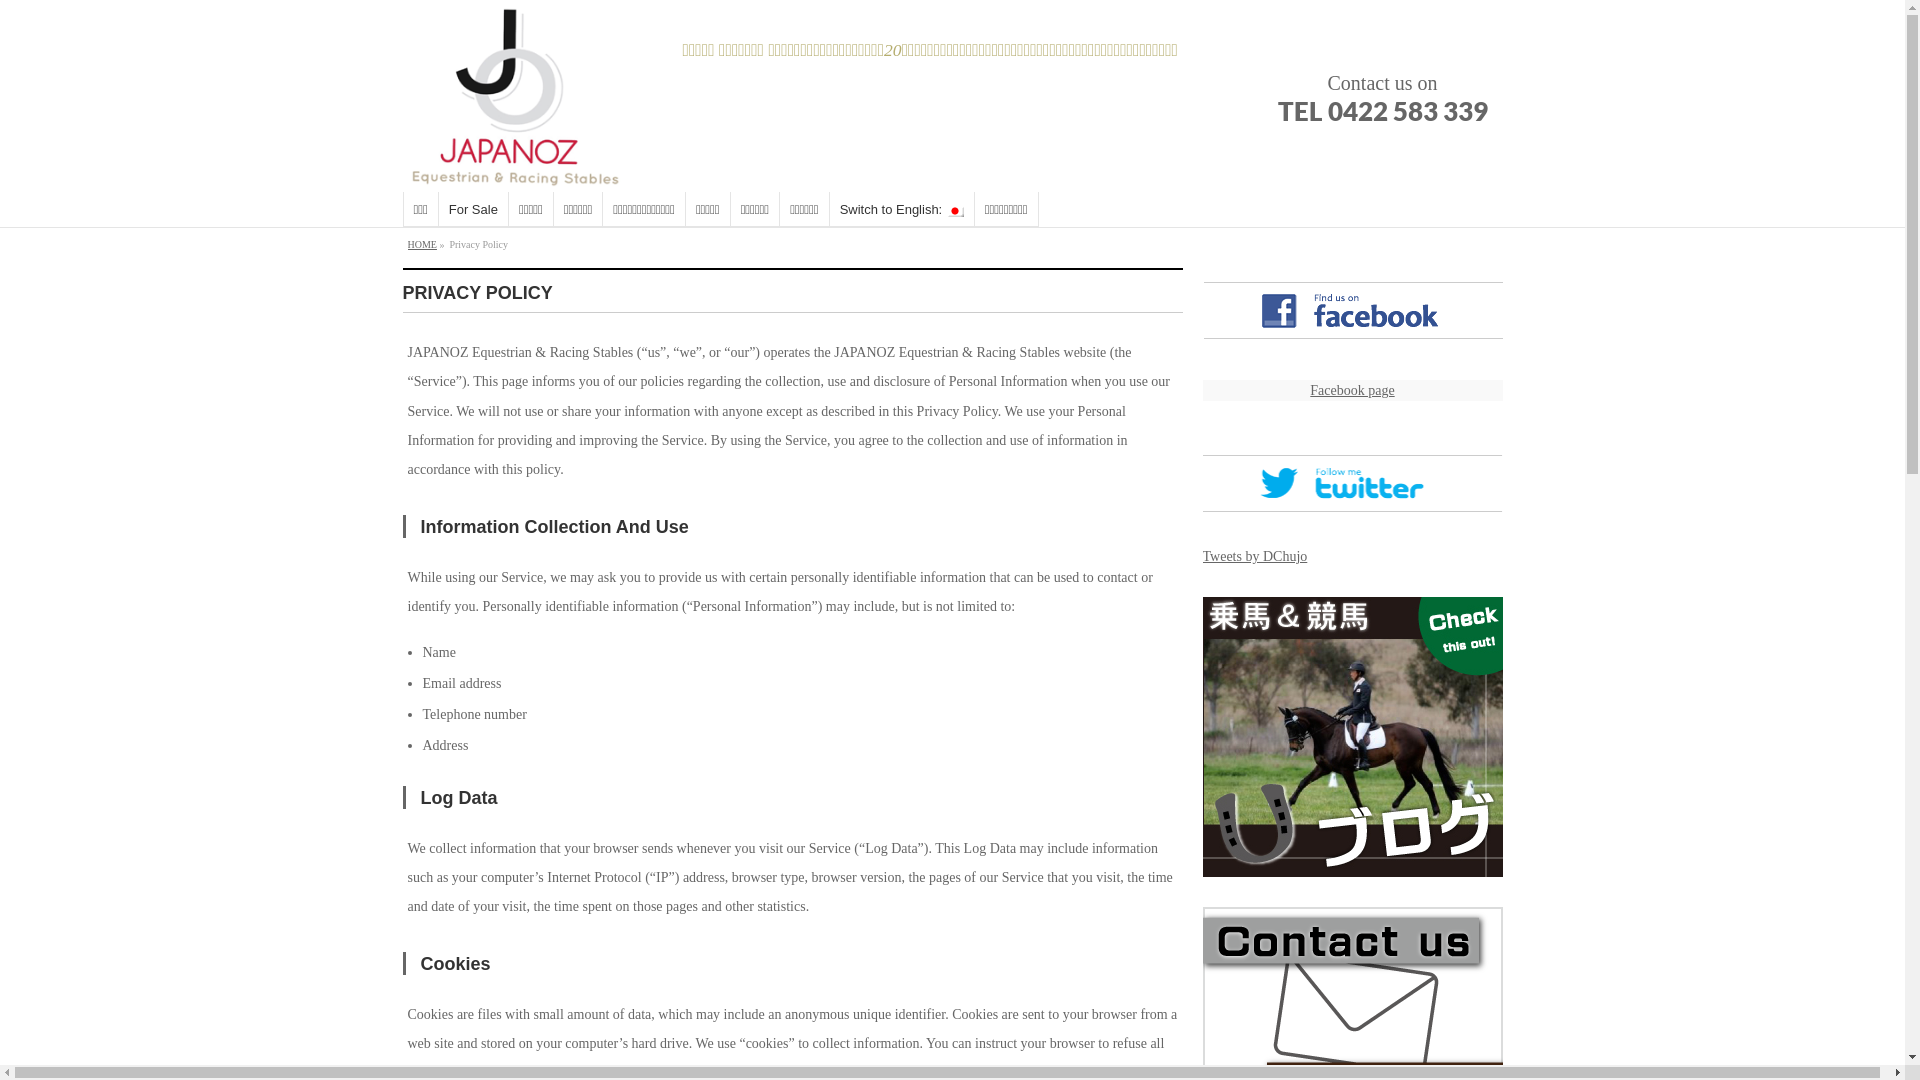 The width and height of the screenshot is (1920, 1080). What do you see at coordinates (901, 209) in the screenshot?
I see `'Switch to English: '` at bounding box center [901, 209].